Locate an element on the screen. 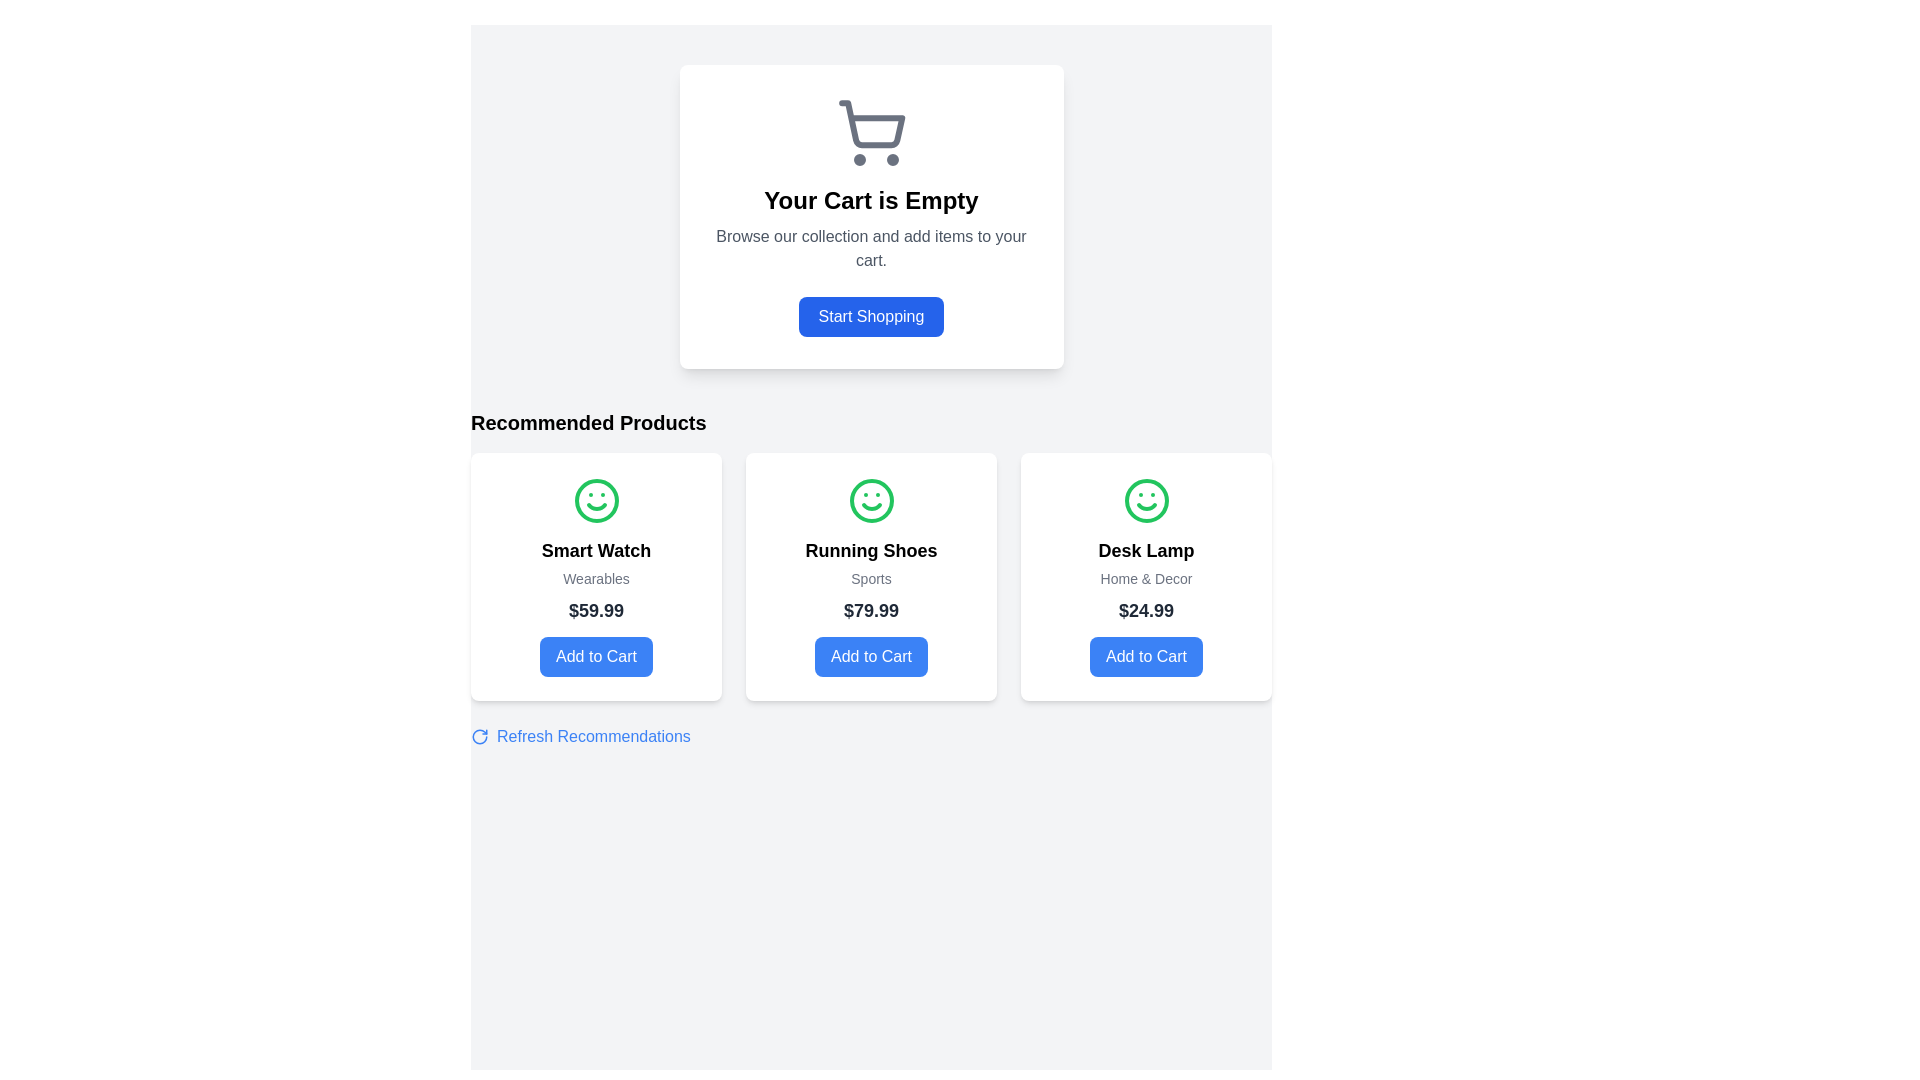 Image resolution: width=1920 pixels, height=1080 pixels. the green circle element within the smiley face icon located on the card labeled 'Desk Lamp' in the 'Recommended Products' section is located at coordinates (1146, 500).